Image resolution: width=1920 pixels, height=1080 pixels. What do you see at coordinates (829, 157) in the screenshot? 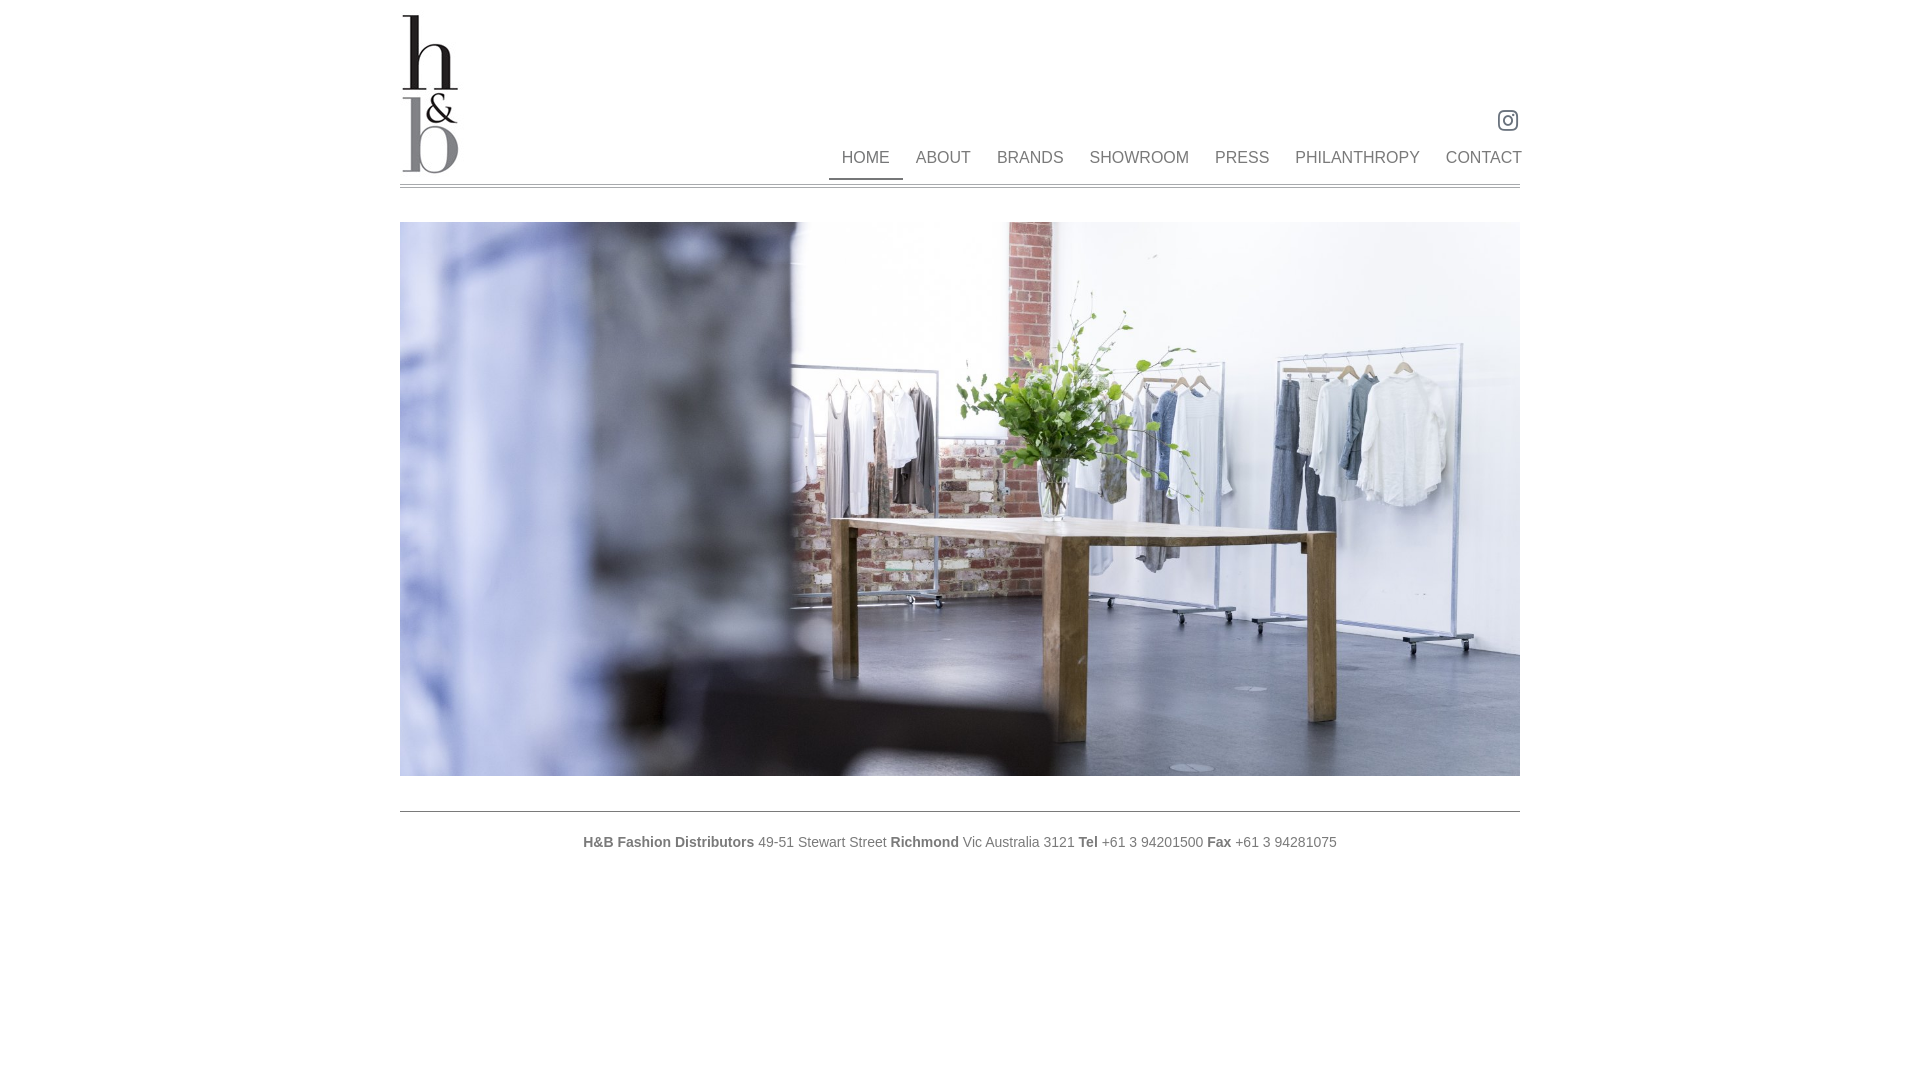
I see `'HOME'` at bounding box center [829, 157].